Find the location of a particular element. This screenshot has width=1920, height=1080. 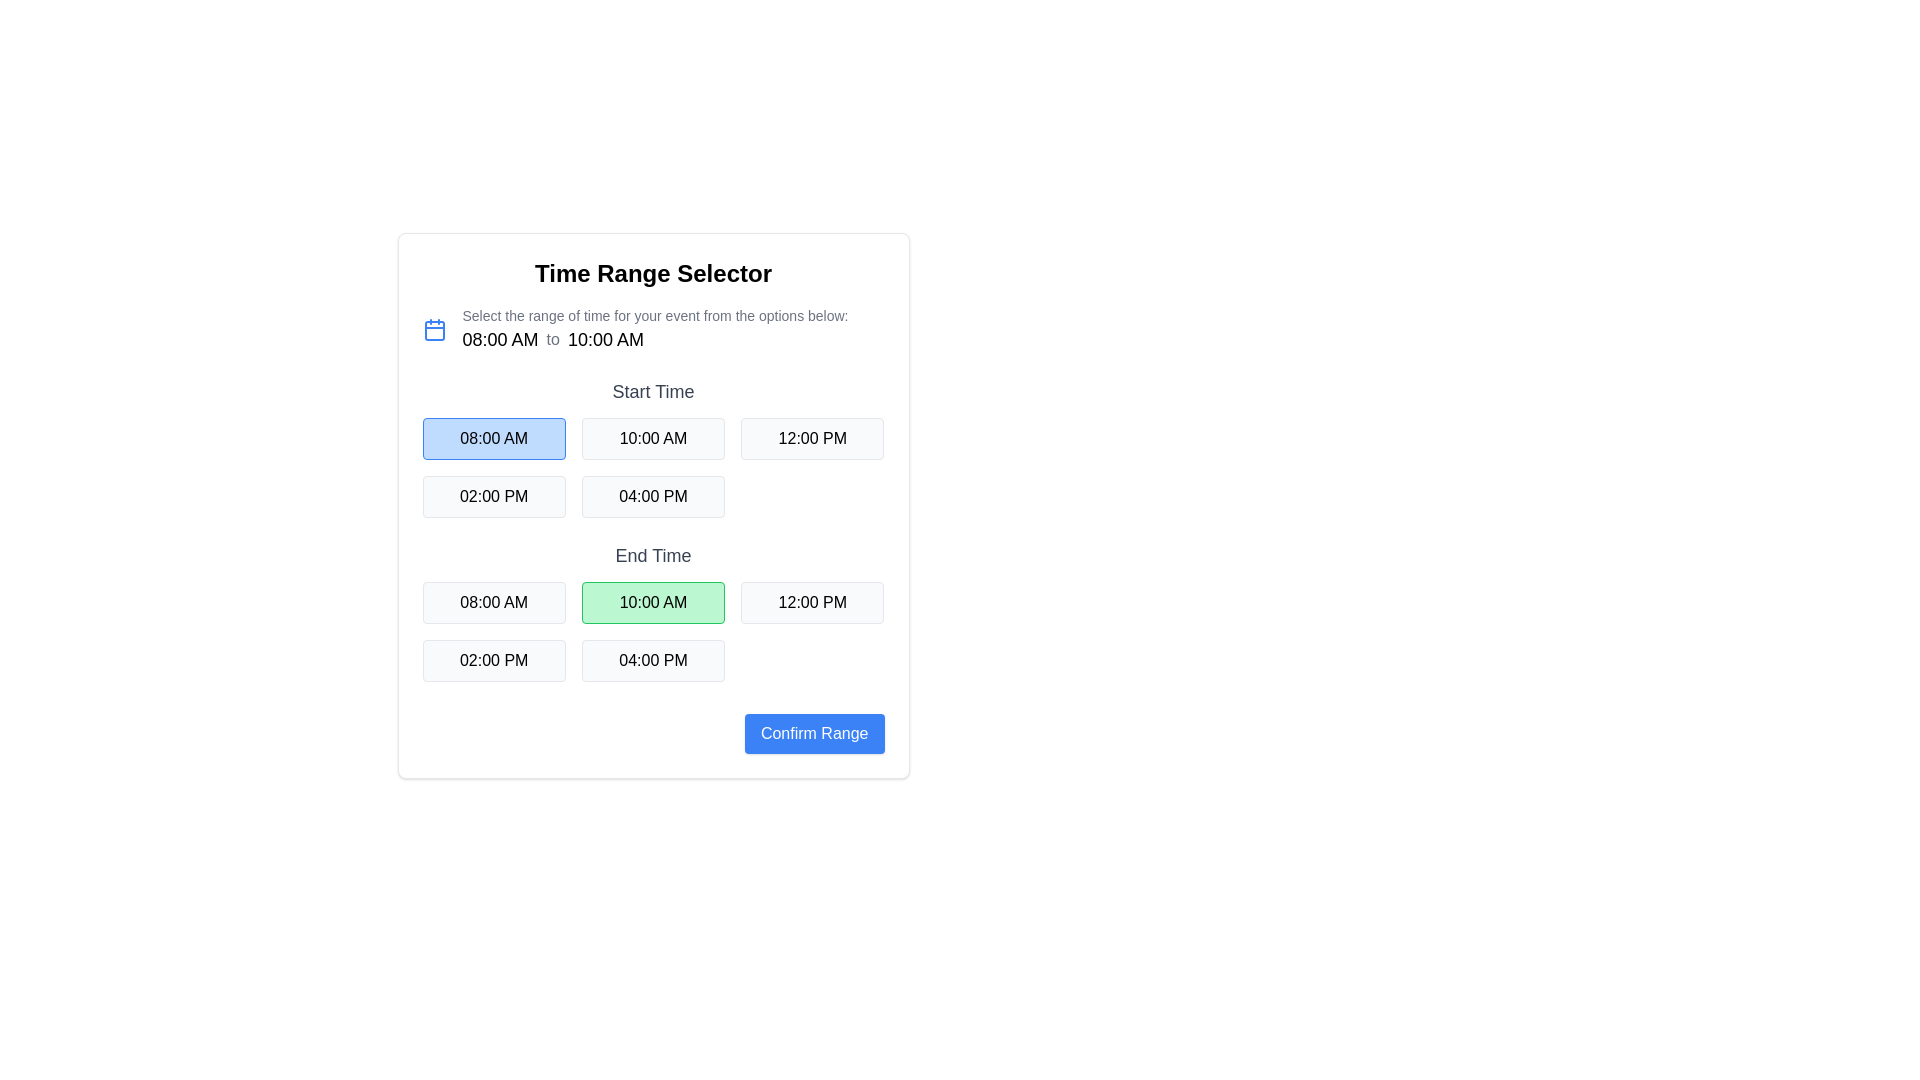

the rectangular button labeled '08:00 AM' in the 'End Time' section of the 'Time Range Selector' interface is located at coordinates (494, 601).